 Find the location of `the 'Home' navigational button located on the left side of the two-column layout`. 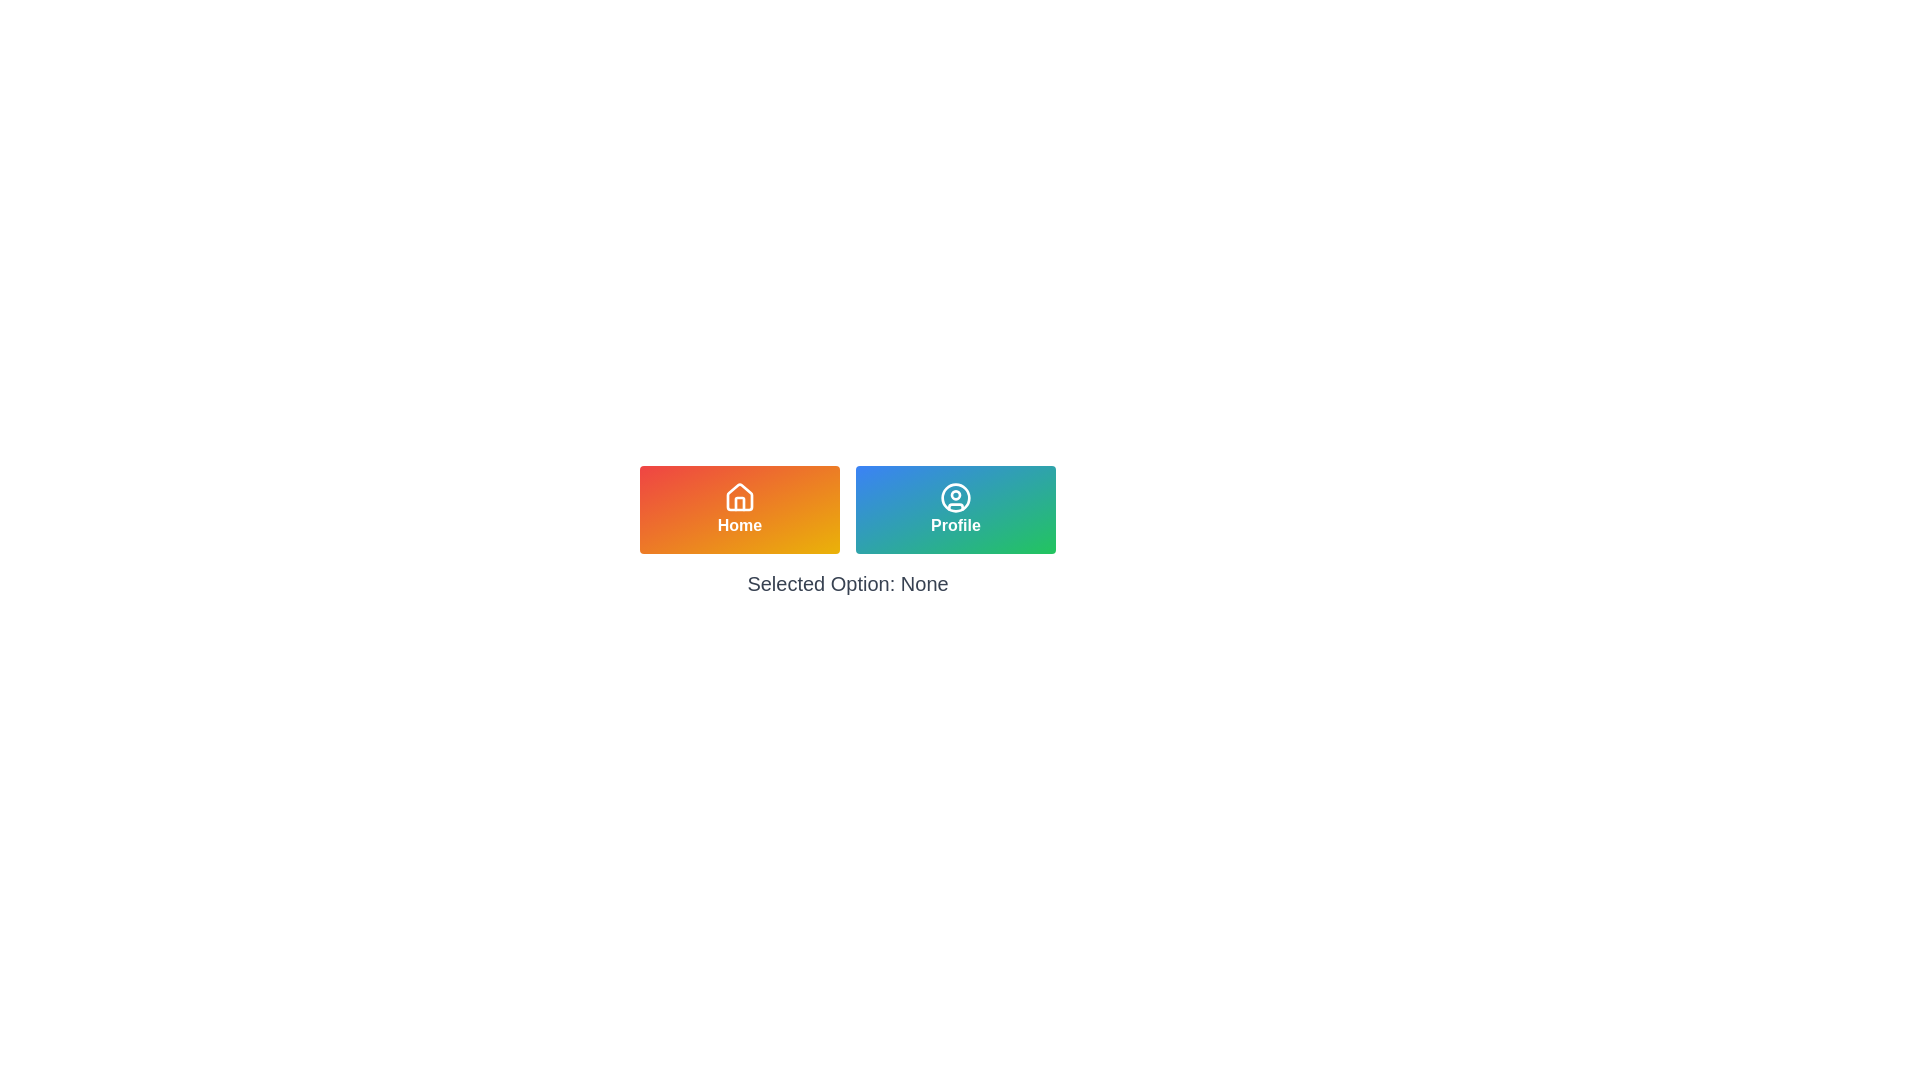

the 'Home' navigational button located on the left side of the two-column layout is located at coordinates (738, 508).